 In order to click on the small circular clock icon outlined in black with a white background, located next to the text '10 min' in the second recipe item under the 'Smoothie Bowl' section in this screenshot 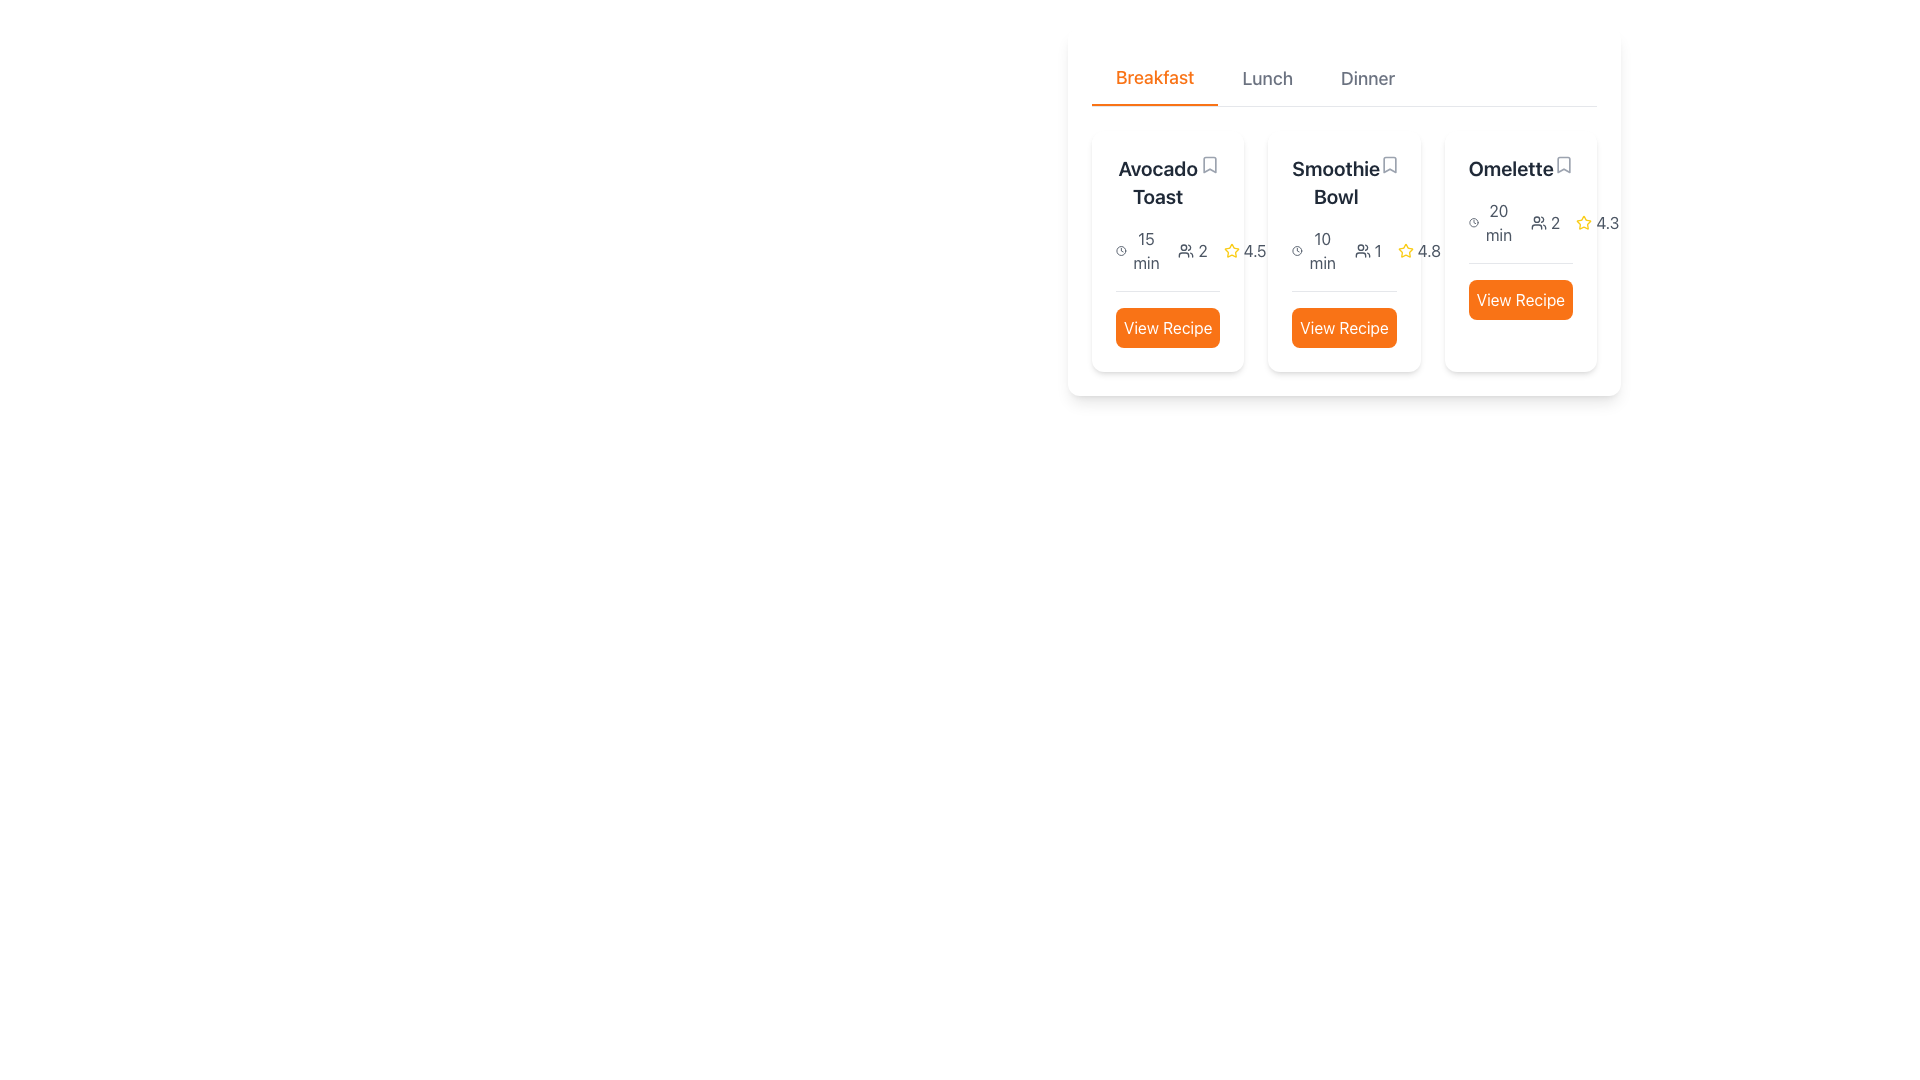, I will do `click(1297, 249)`.